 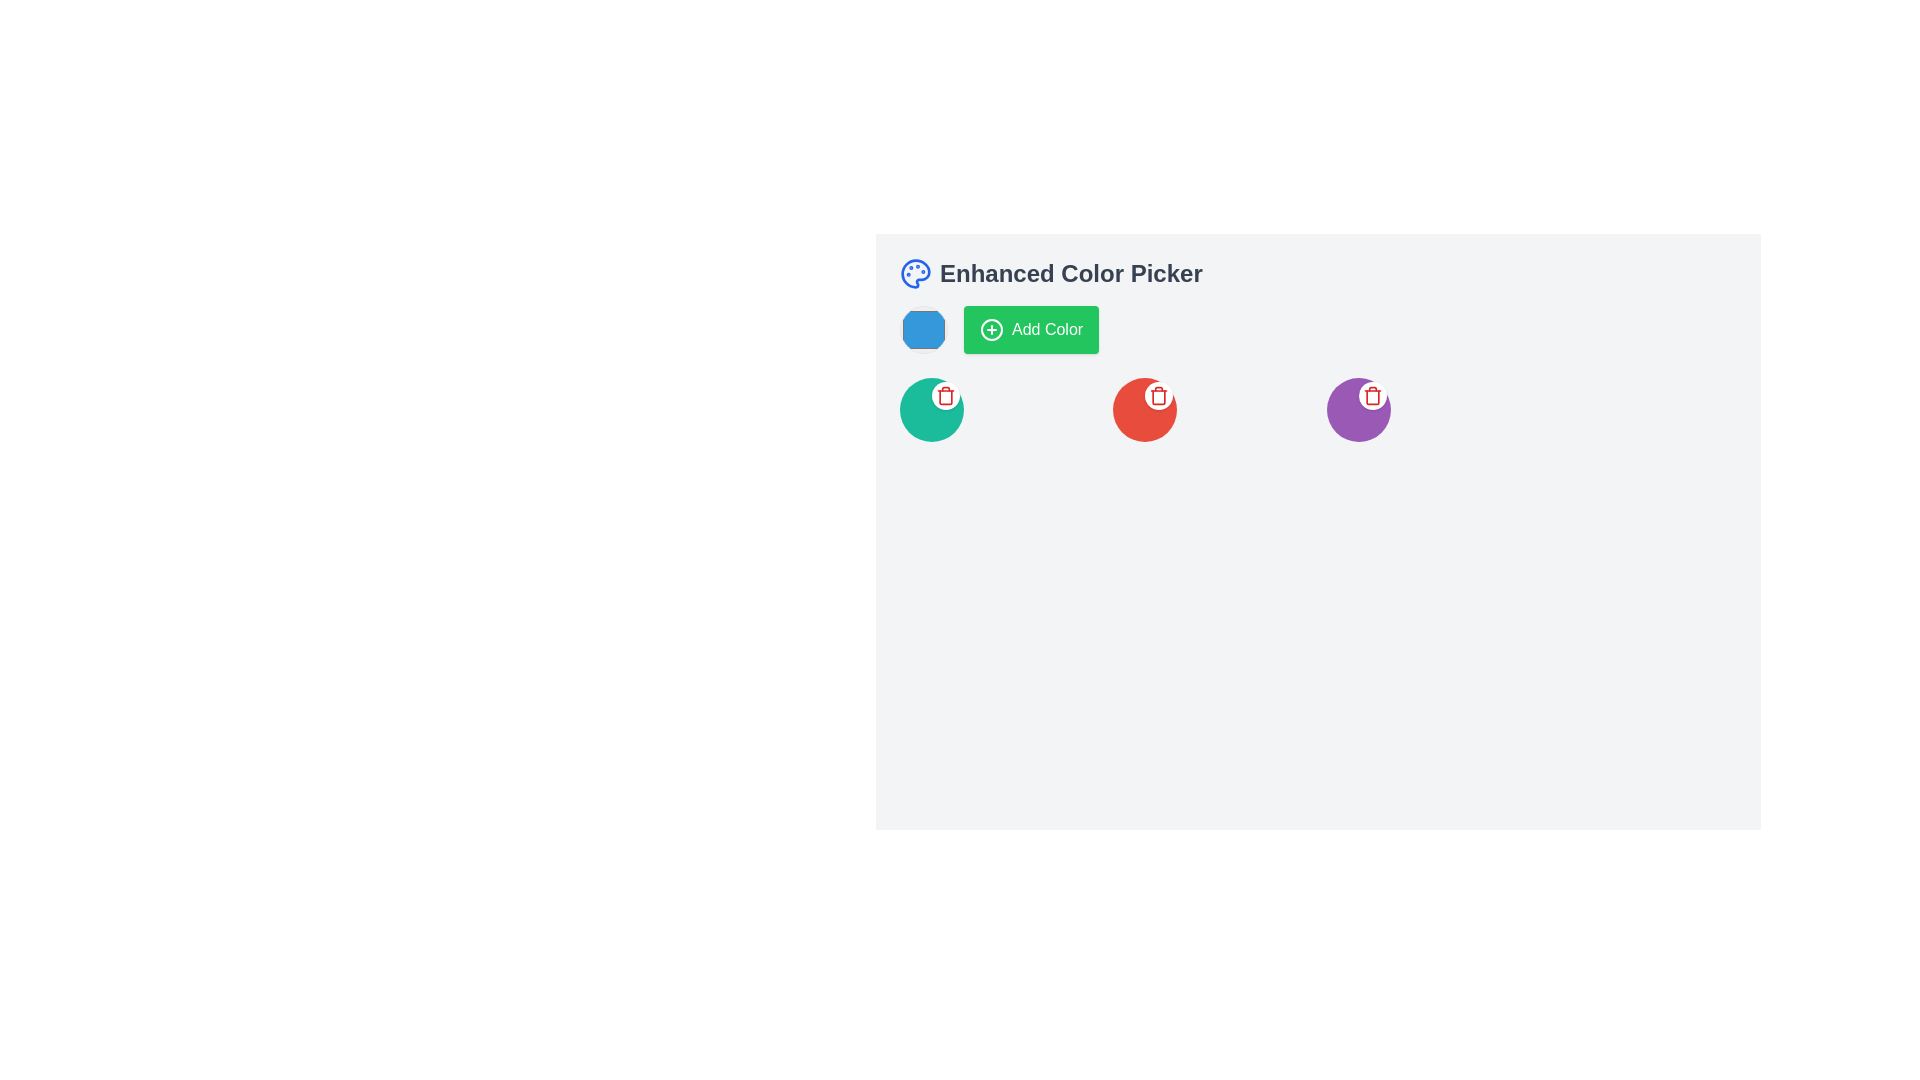 What do you see at coordinates (1031, 329) in the screenshot?
I see `the 'Add Color' button, which is a bright green rectangular button with white text and an icon, located towards the upper-middle section of the interface` at bounding box center [1031, 329].